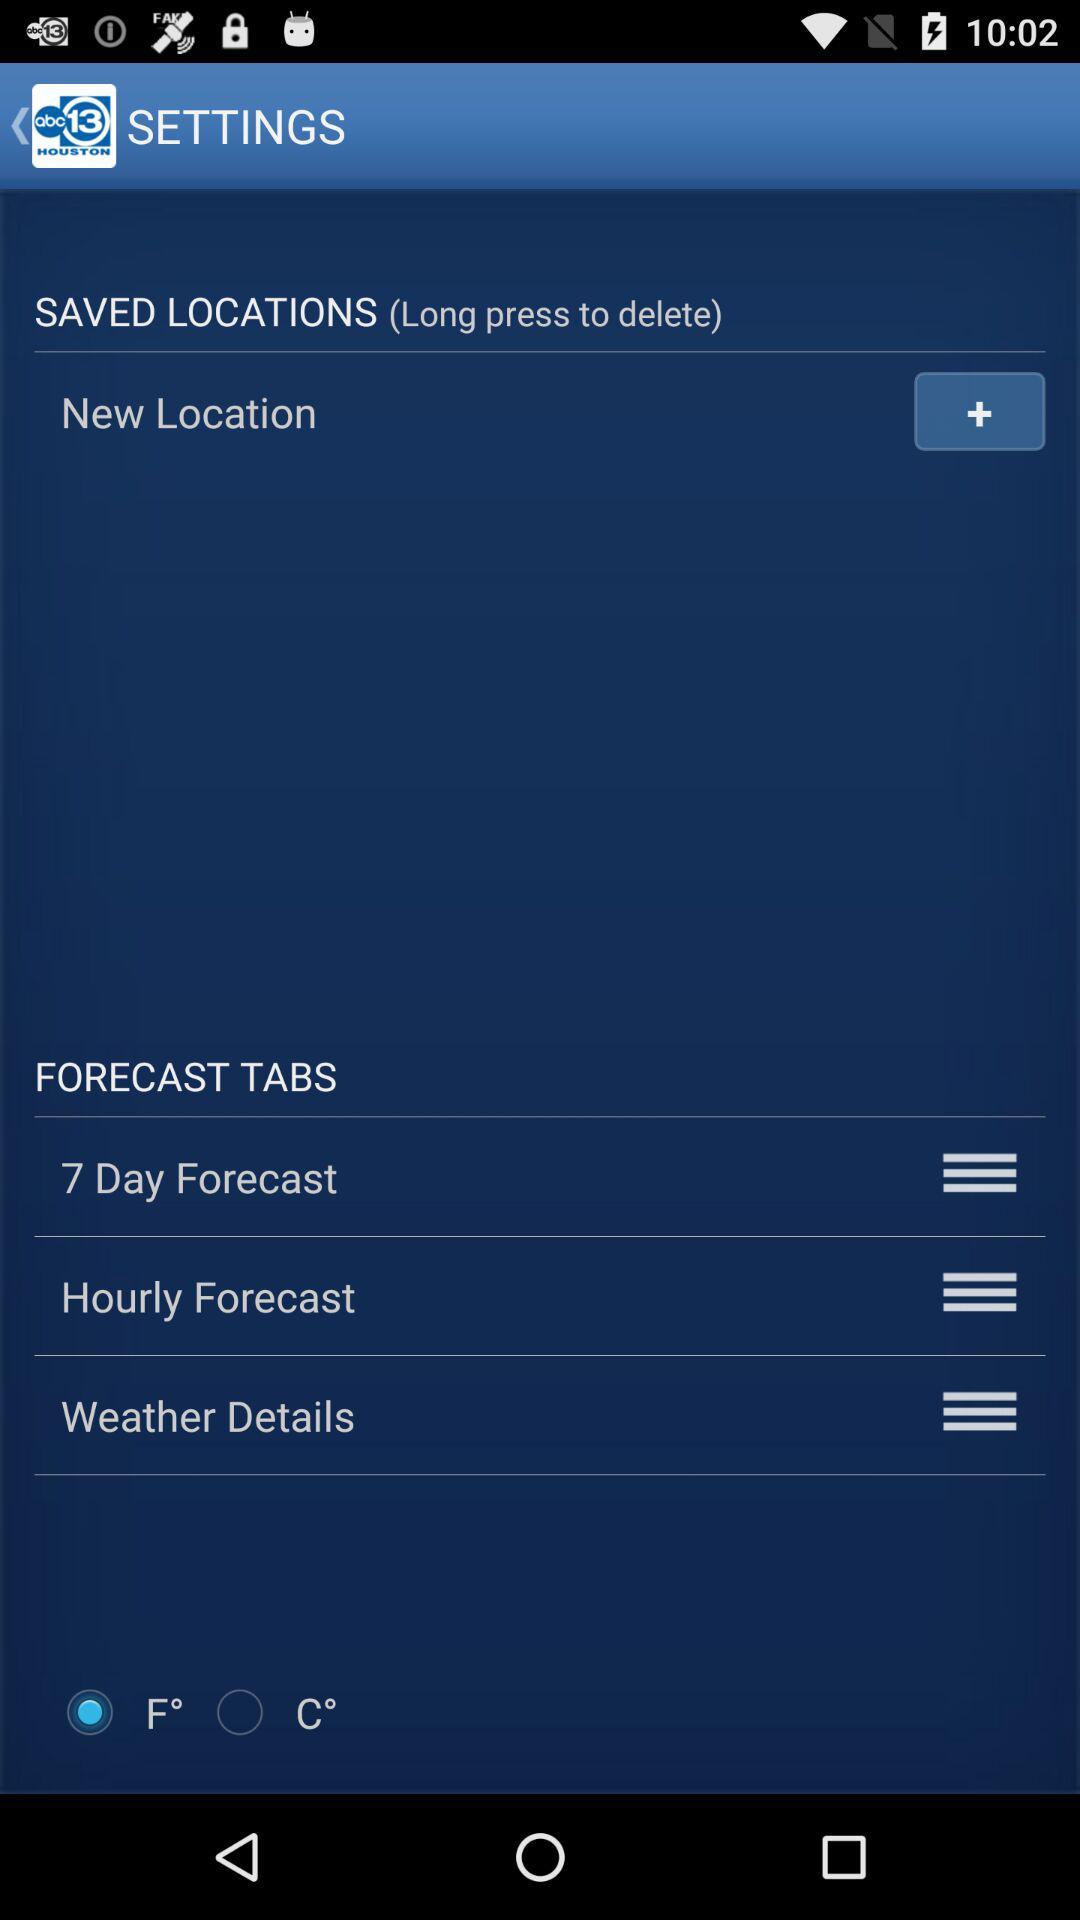 The image size is (1080, 1920). I want to click on the icon below weather details icon, so click(274, 1711).